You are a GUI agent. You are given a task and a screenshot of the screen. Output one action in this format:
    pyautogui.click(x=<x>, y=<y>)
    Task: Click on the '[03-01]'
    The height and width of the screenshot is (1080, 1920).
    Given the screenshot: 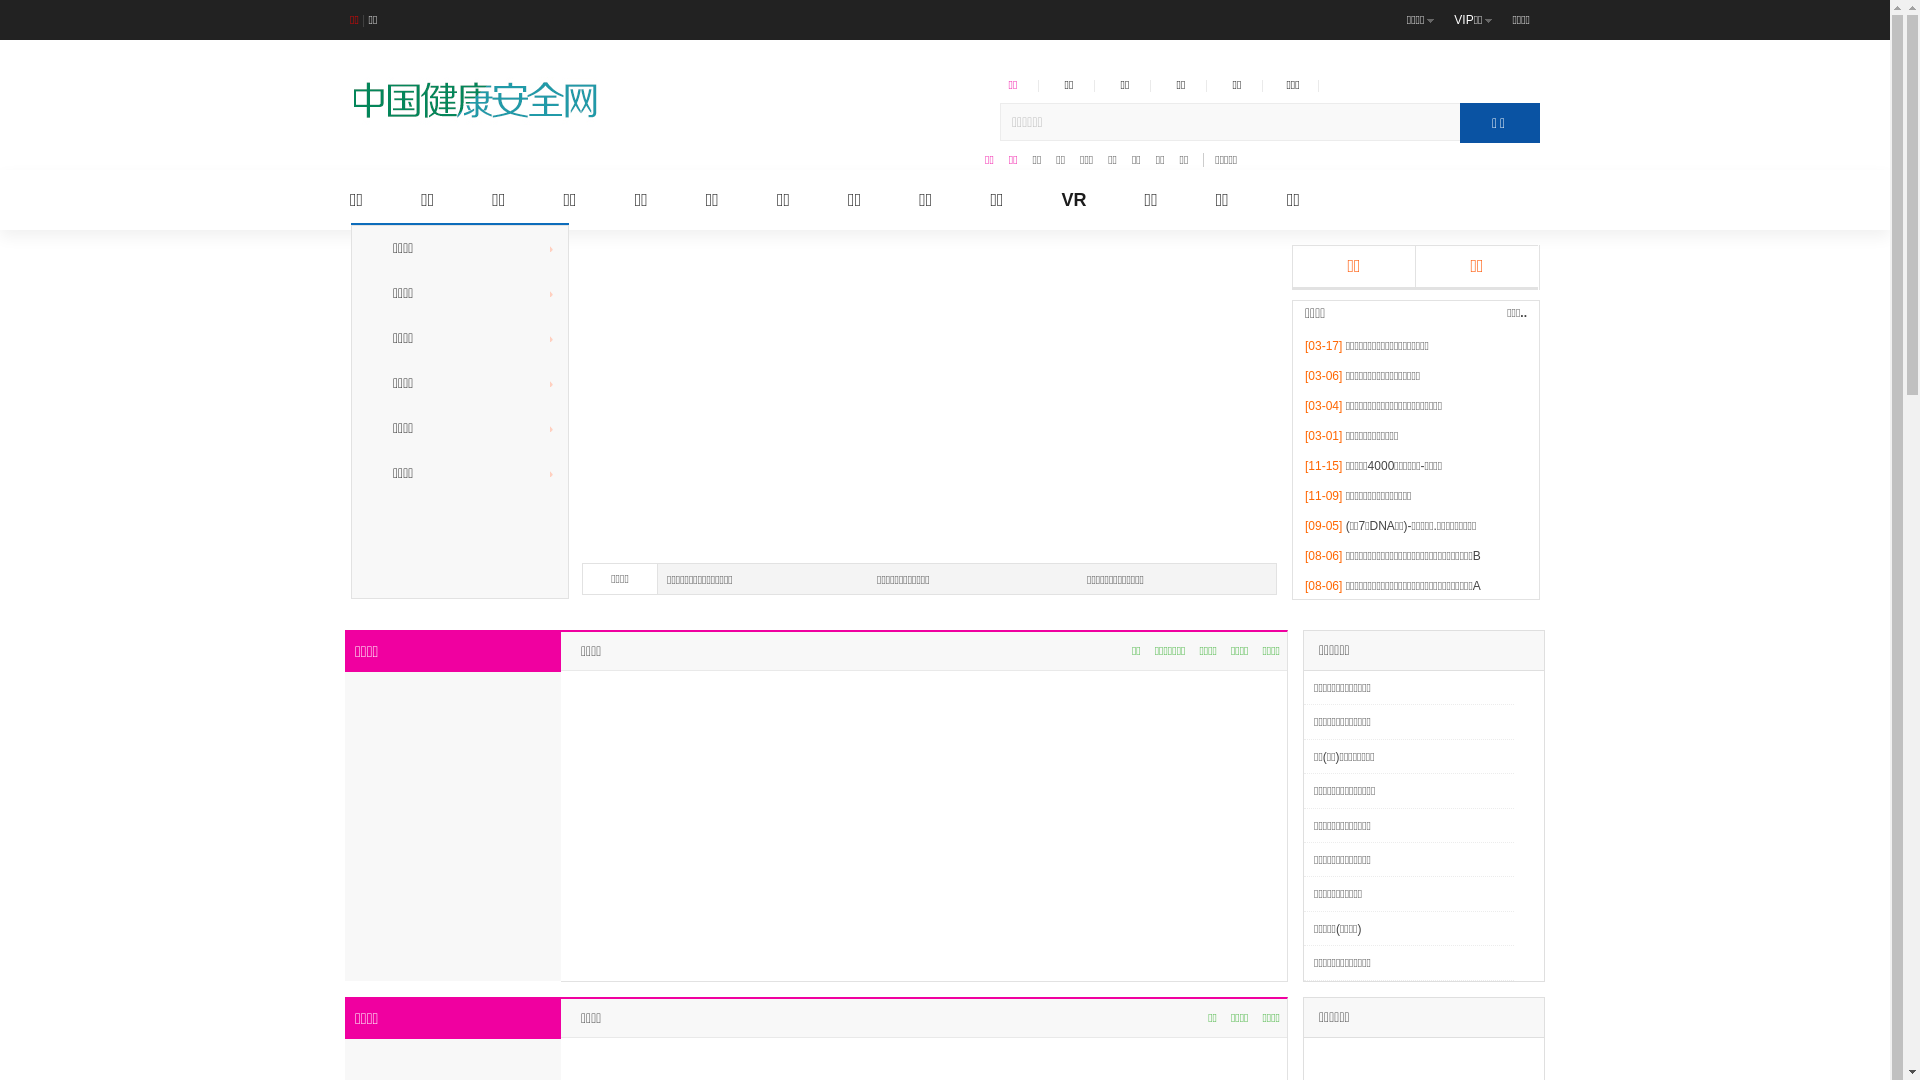 What is the action you would take?
    pyautogui.click(x=1323, y=434)
    